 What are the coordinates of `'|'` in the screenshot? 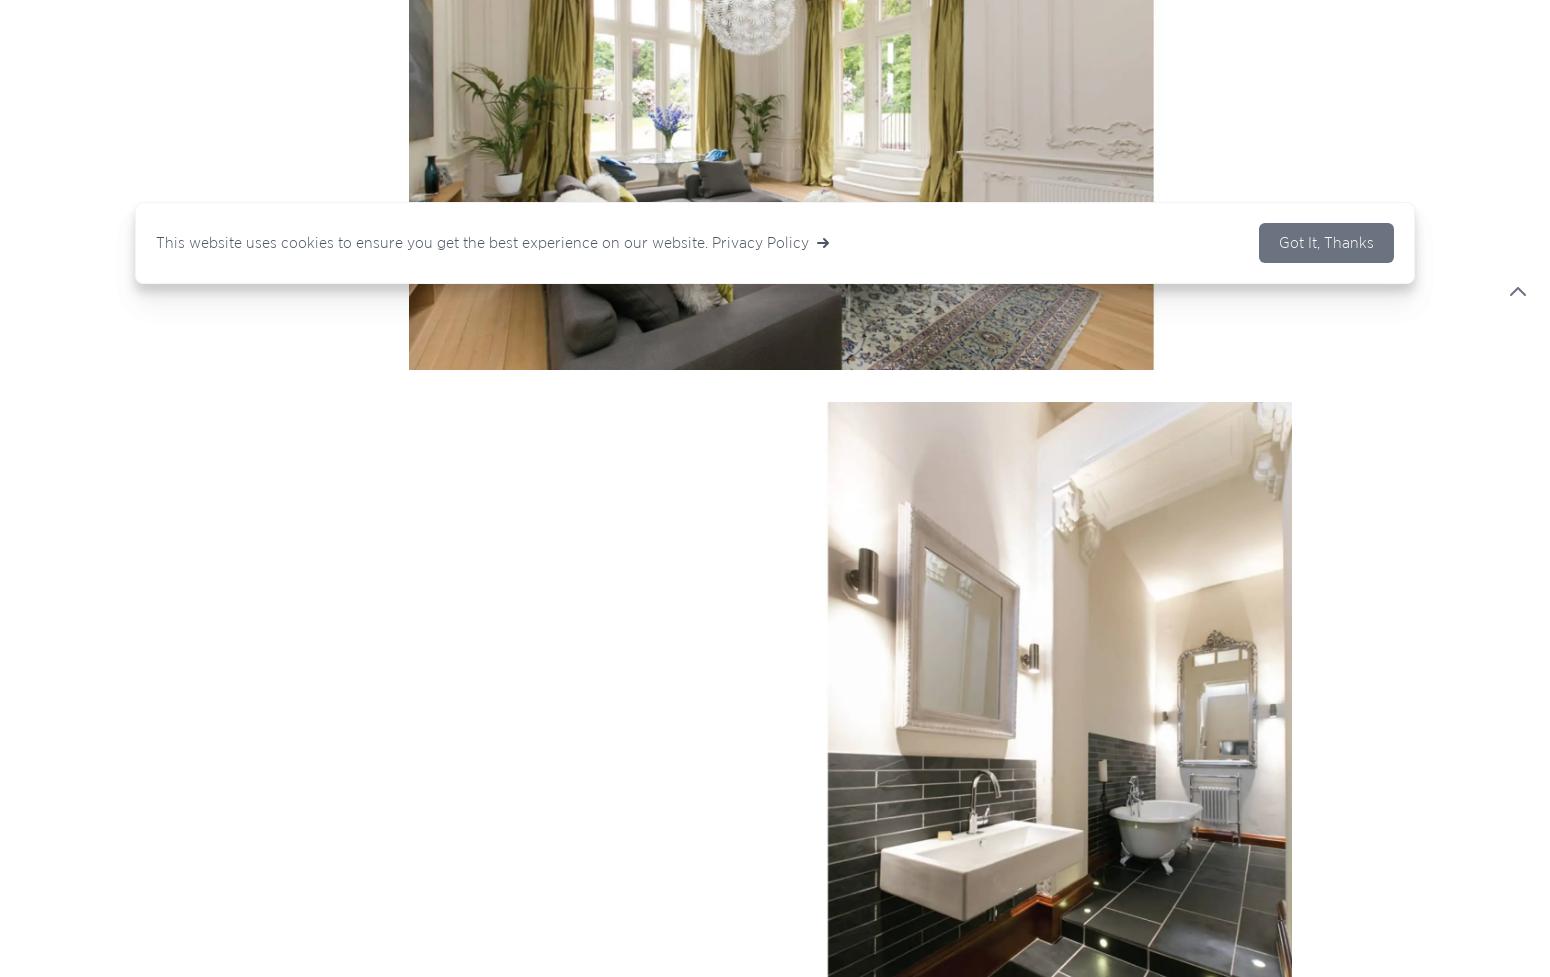 It's located at (384, 655).